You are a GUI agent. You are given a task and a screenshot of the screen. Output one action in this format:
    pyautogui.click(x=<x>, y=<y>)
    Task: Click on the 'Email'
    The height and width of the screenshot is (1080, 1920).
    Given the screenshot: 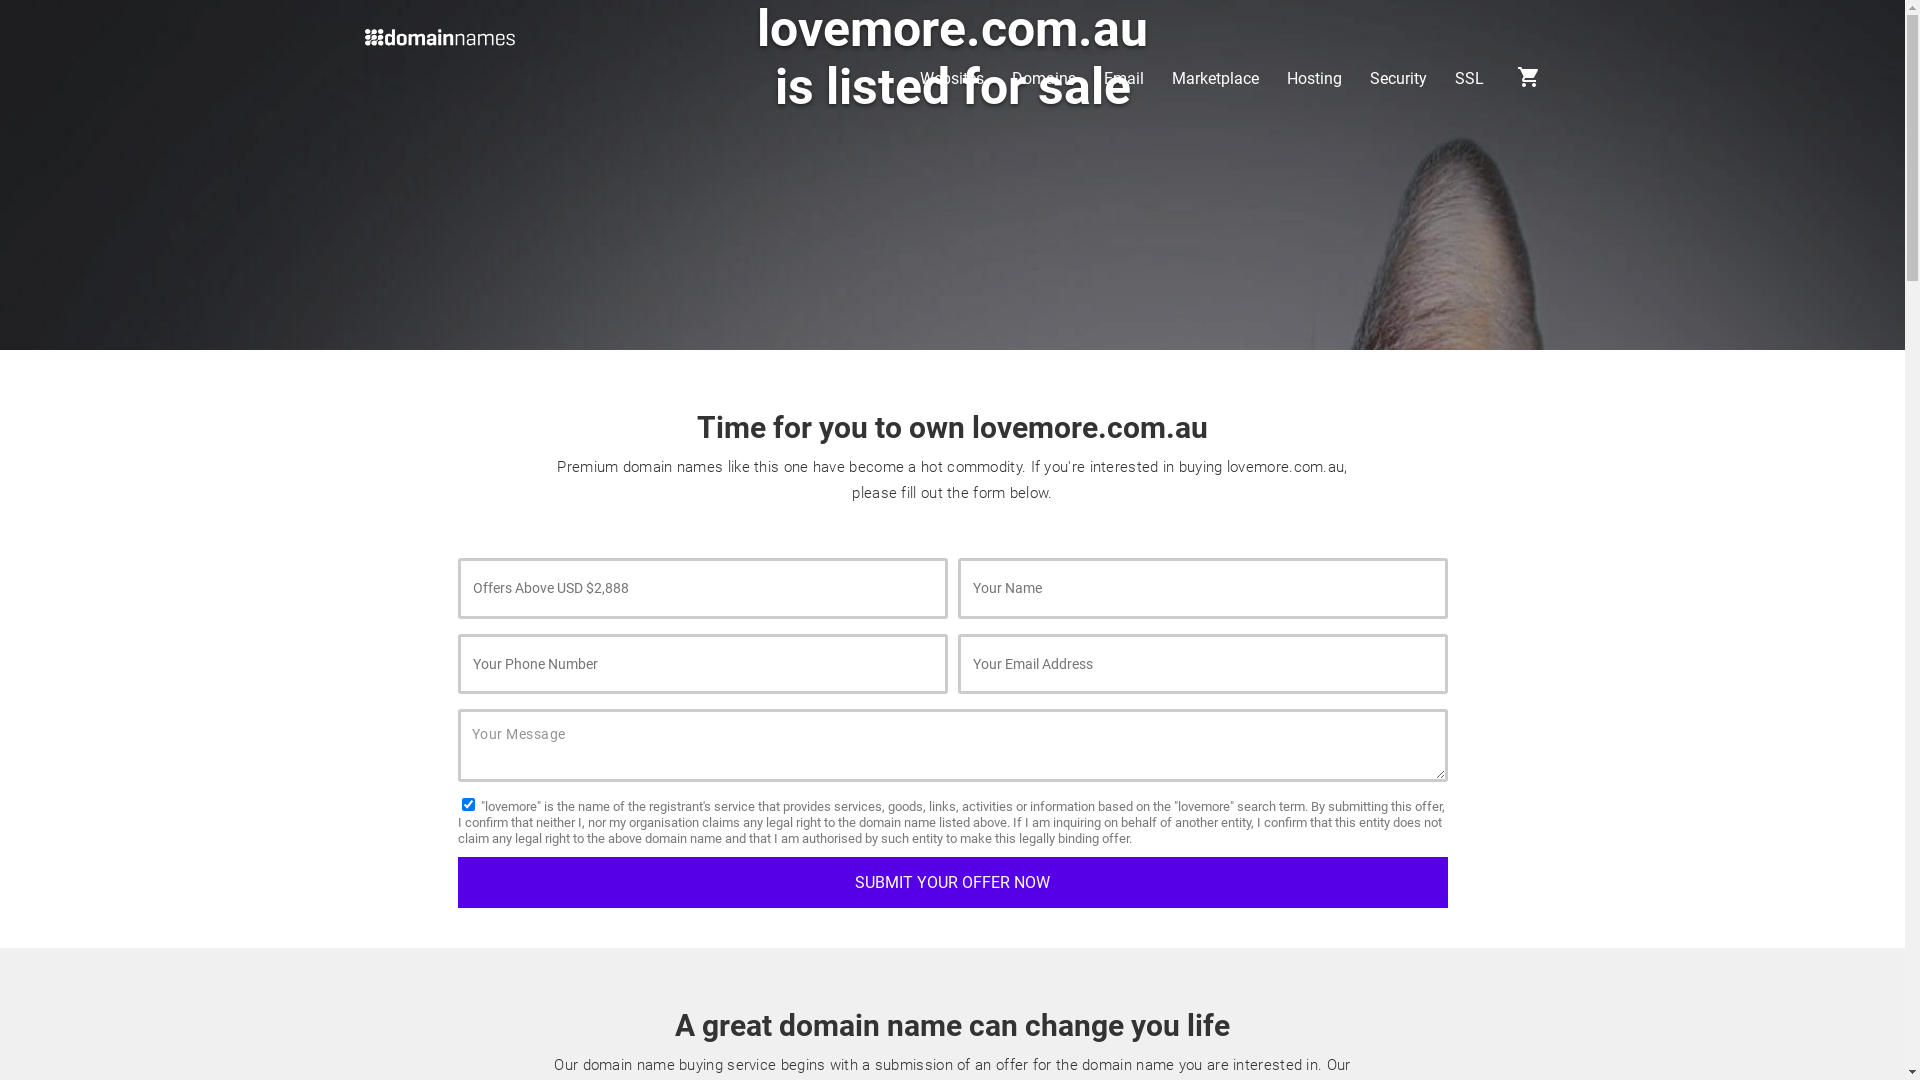 What is the action you would take?
    pyautogui.click(x=1090, y=77)
    